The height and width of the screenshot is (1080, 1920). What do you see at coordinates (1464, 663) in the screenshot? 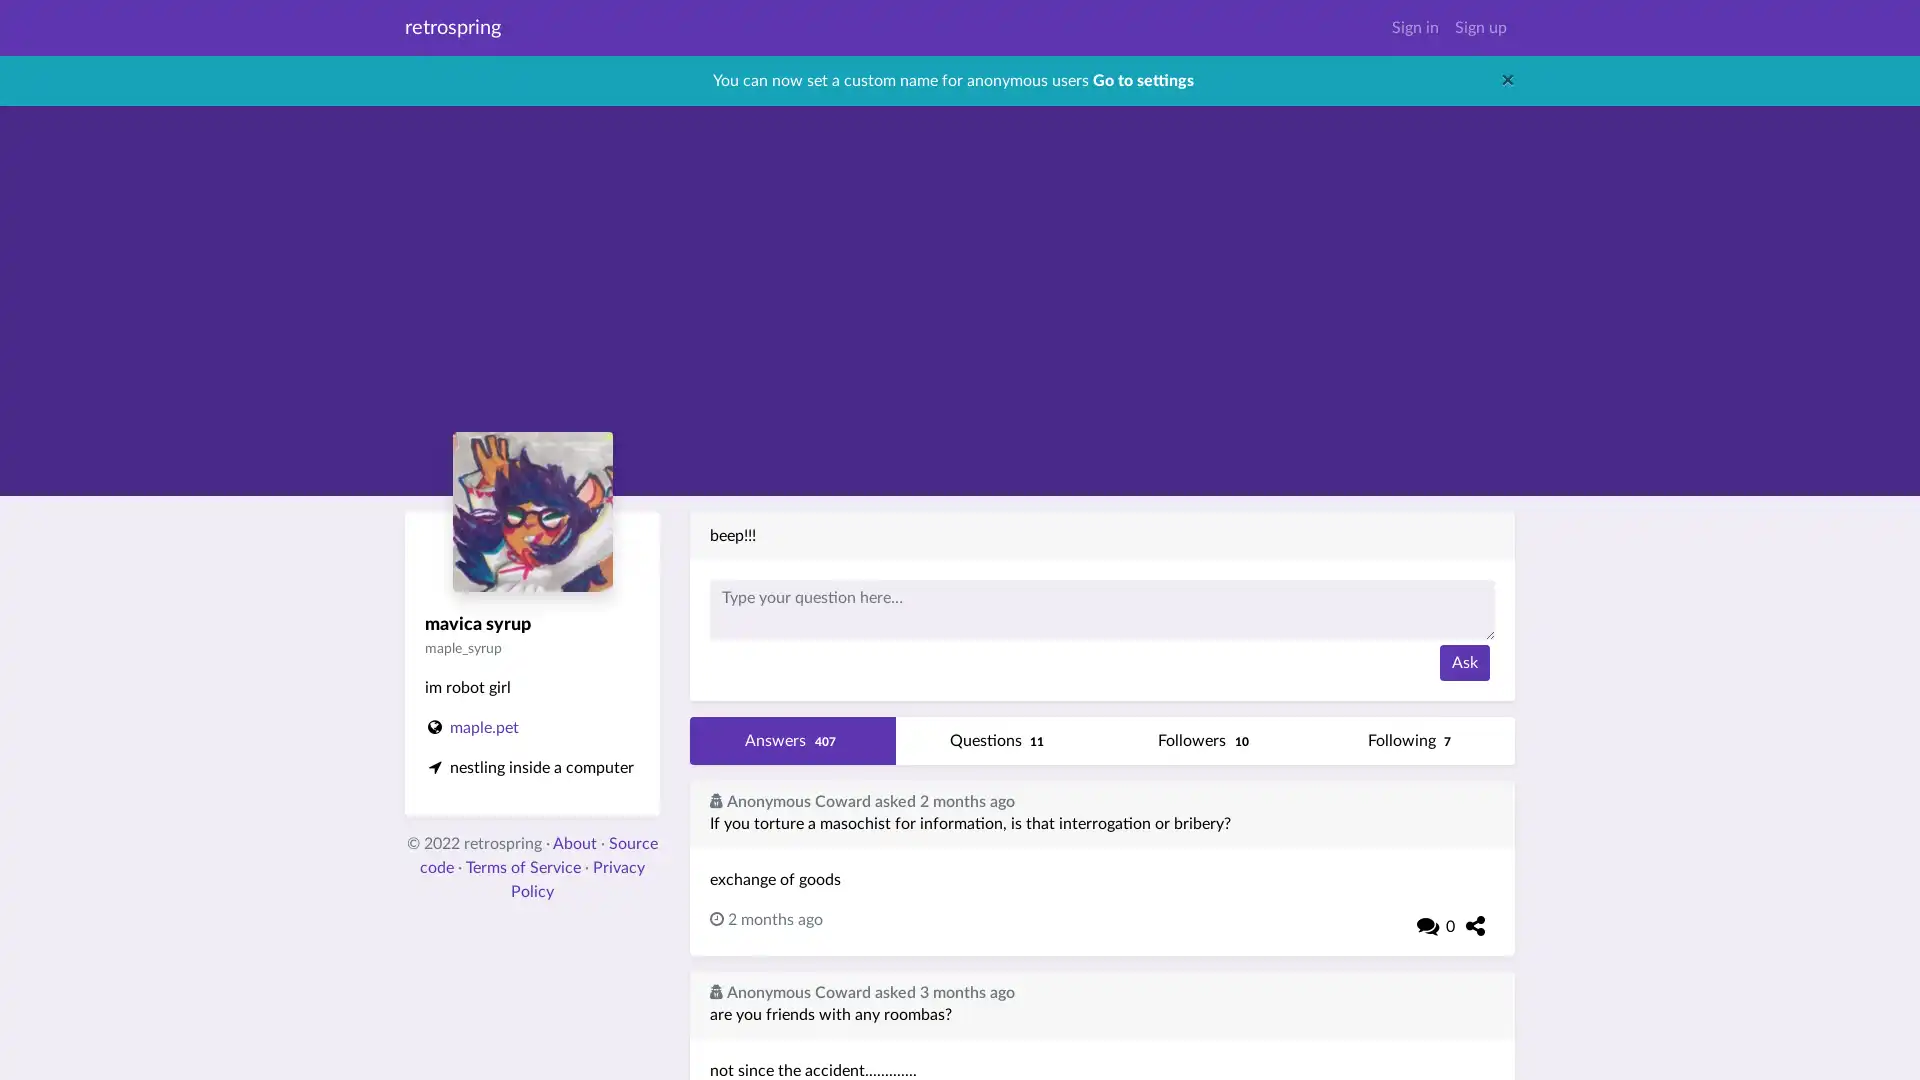
I see `Ask` at bounding box center [1464, 663].